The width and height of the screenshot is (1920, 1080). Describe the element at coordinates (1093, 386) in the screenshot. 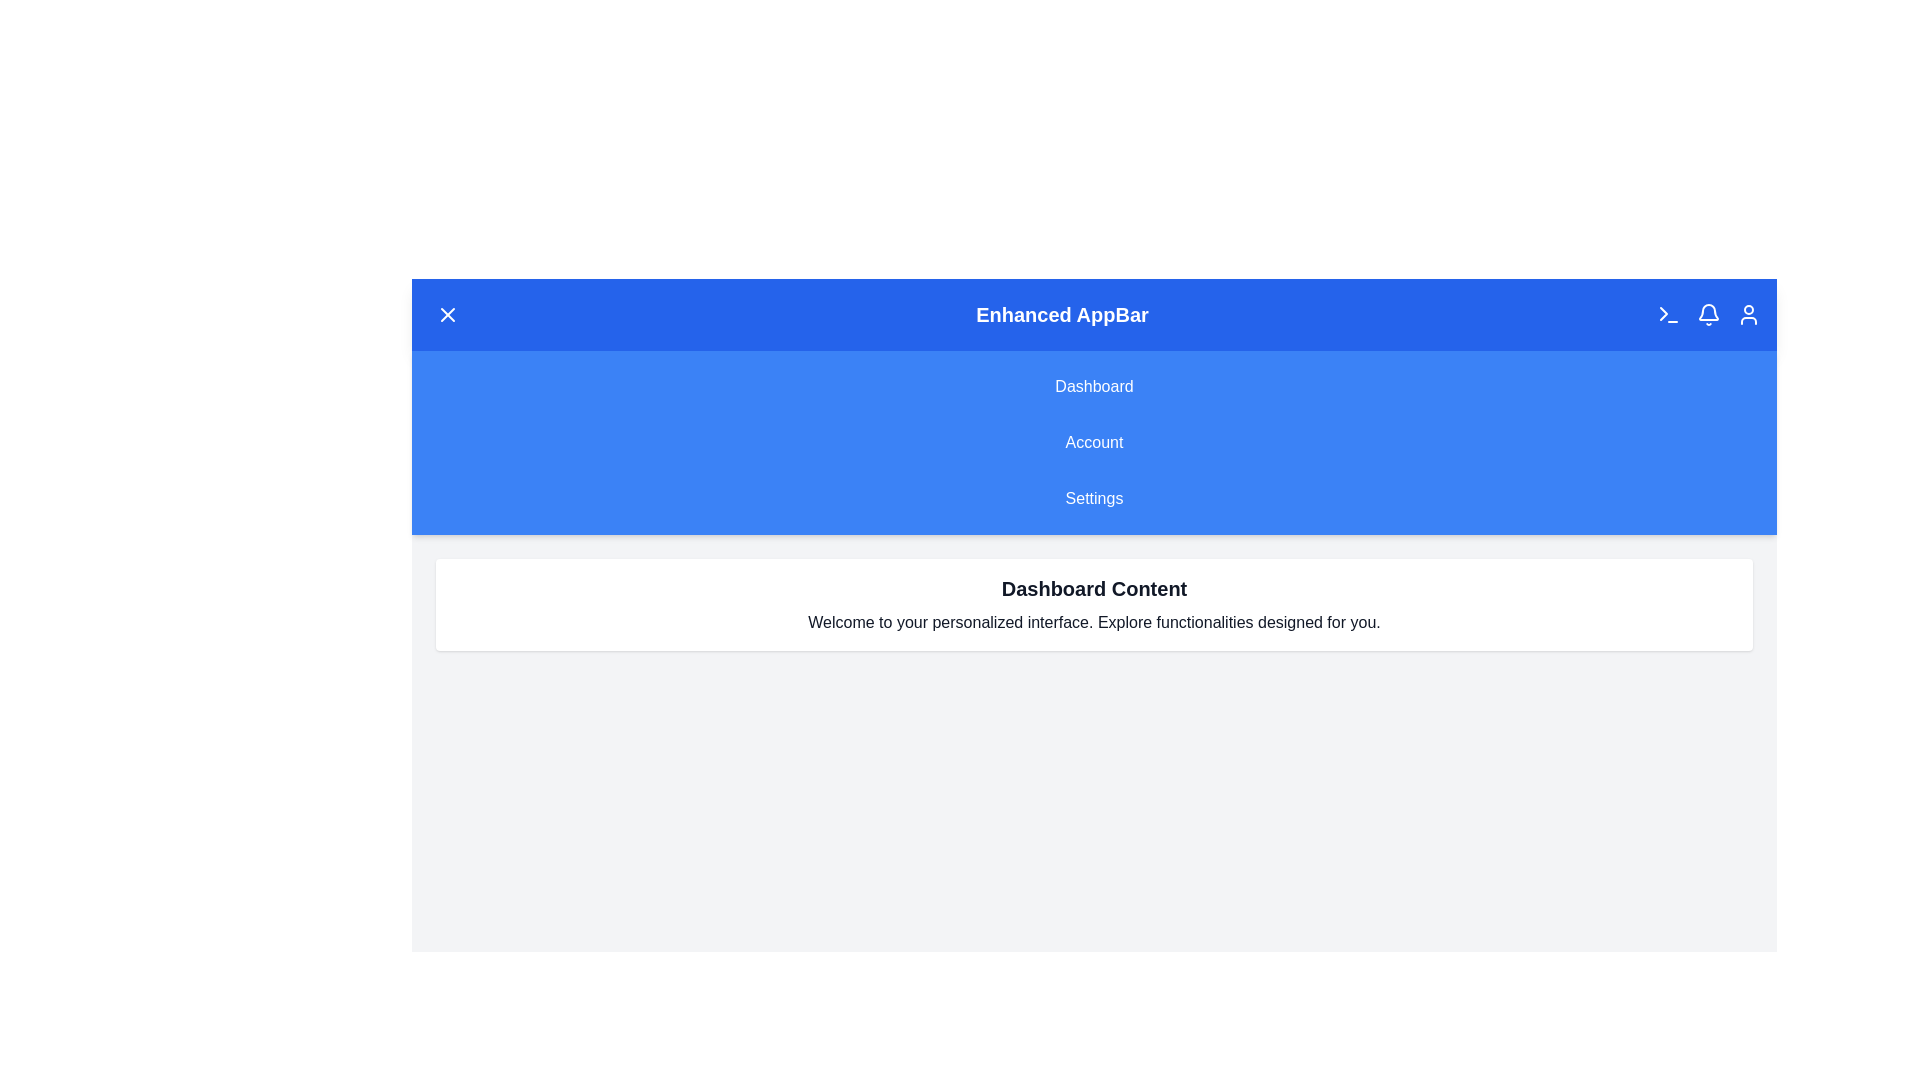

I see `'Dashboard' button` at that location.